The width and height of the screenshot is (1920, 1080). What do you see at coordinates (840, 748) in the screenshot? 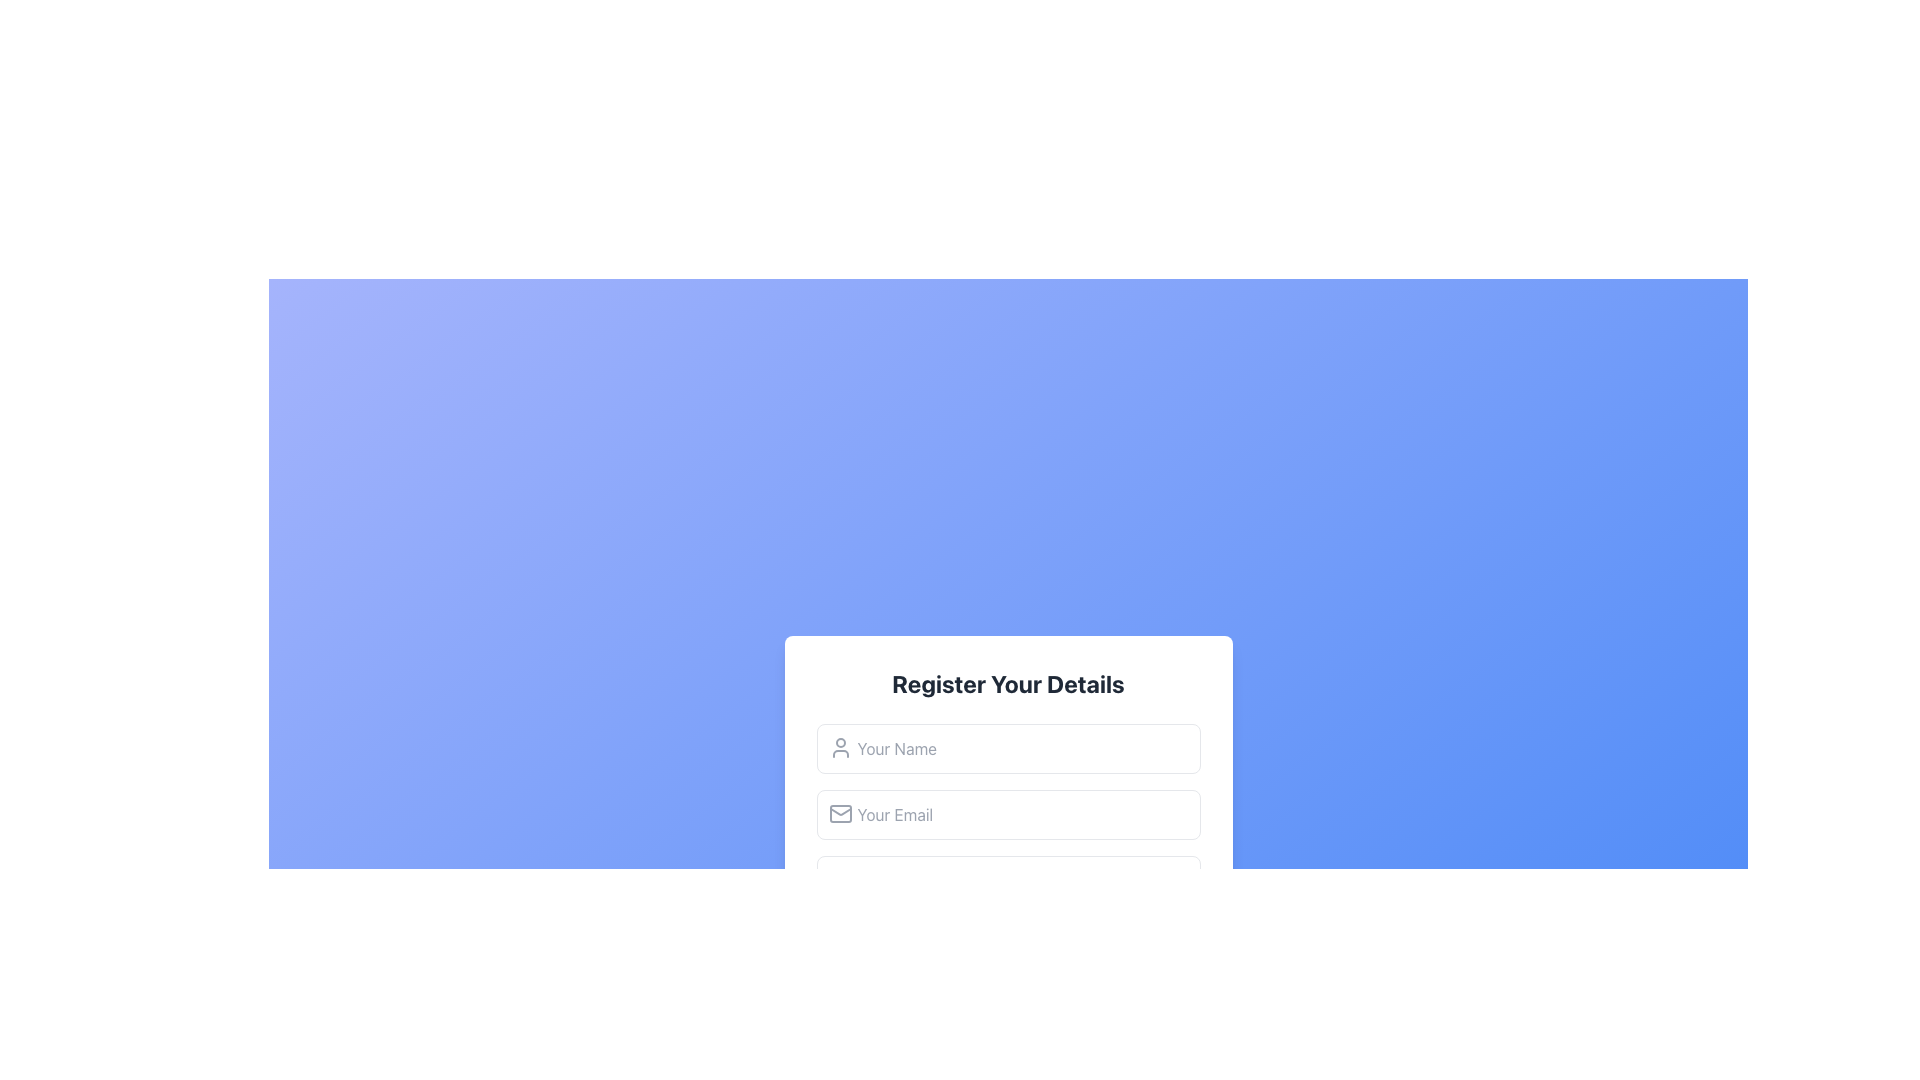
I see `the decorative icon representing the text input field for entering a user's name, located on the leftmost side of the input box labeled 'Your Name'` at bounding box center [840, 748].